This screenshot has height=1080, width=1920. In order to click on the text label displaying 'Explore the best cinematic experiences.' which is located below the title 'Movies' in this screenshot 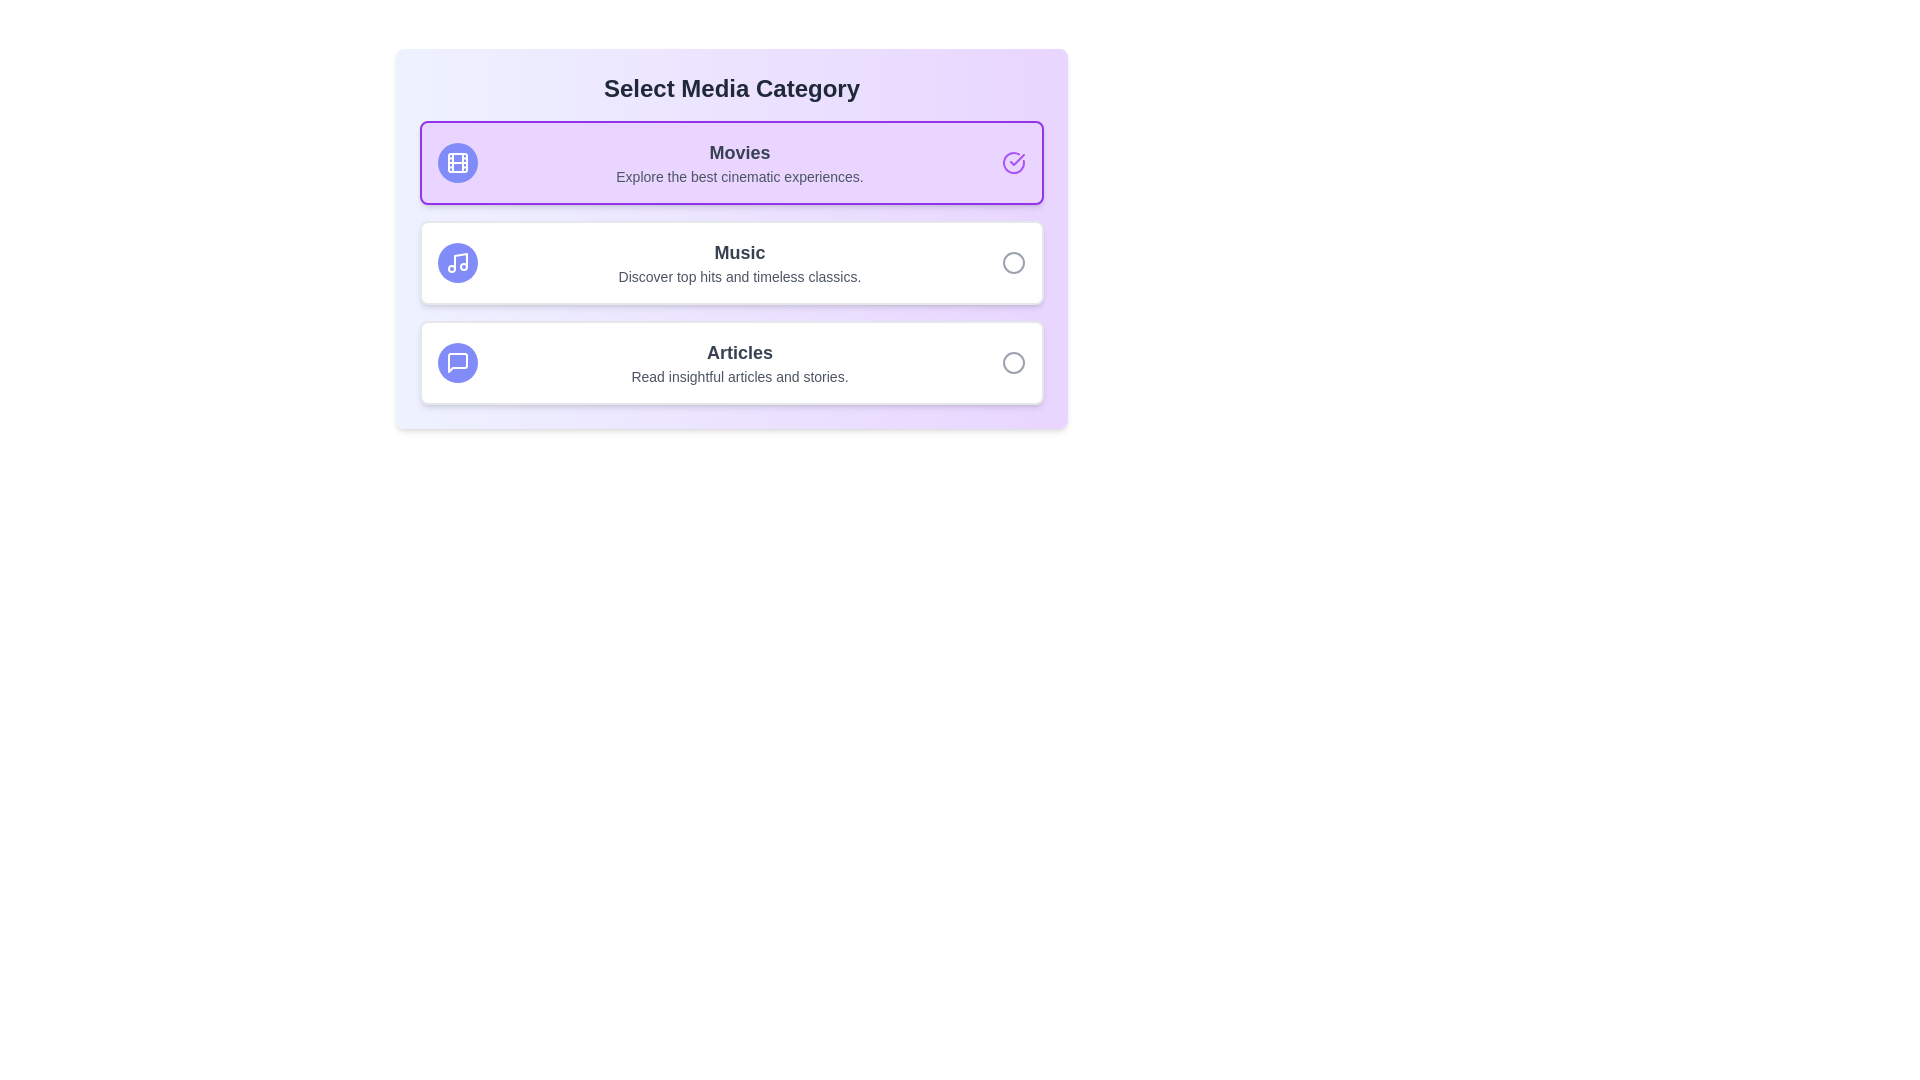, I will do `click(738, 176)`.